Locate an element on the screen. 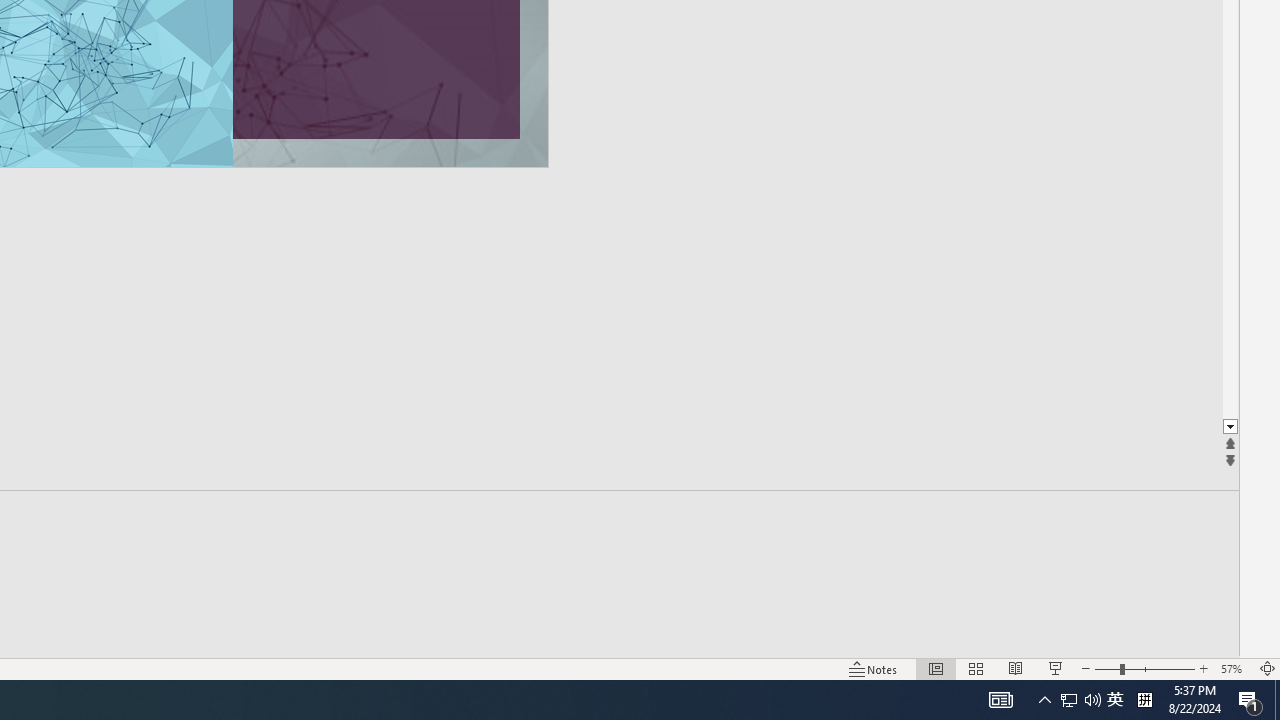 This screenshot has height=720, width=1280. 'Line down' is located at coordinates (1229, 426).